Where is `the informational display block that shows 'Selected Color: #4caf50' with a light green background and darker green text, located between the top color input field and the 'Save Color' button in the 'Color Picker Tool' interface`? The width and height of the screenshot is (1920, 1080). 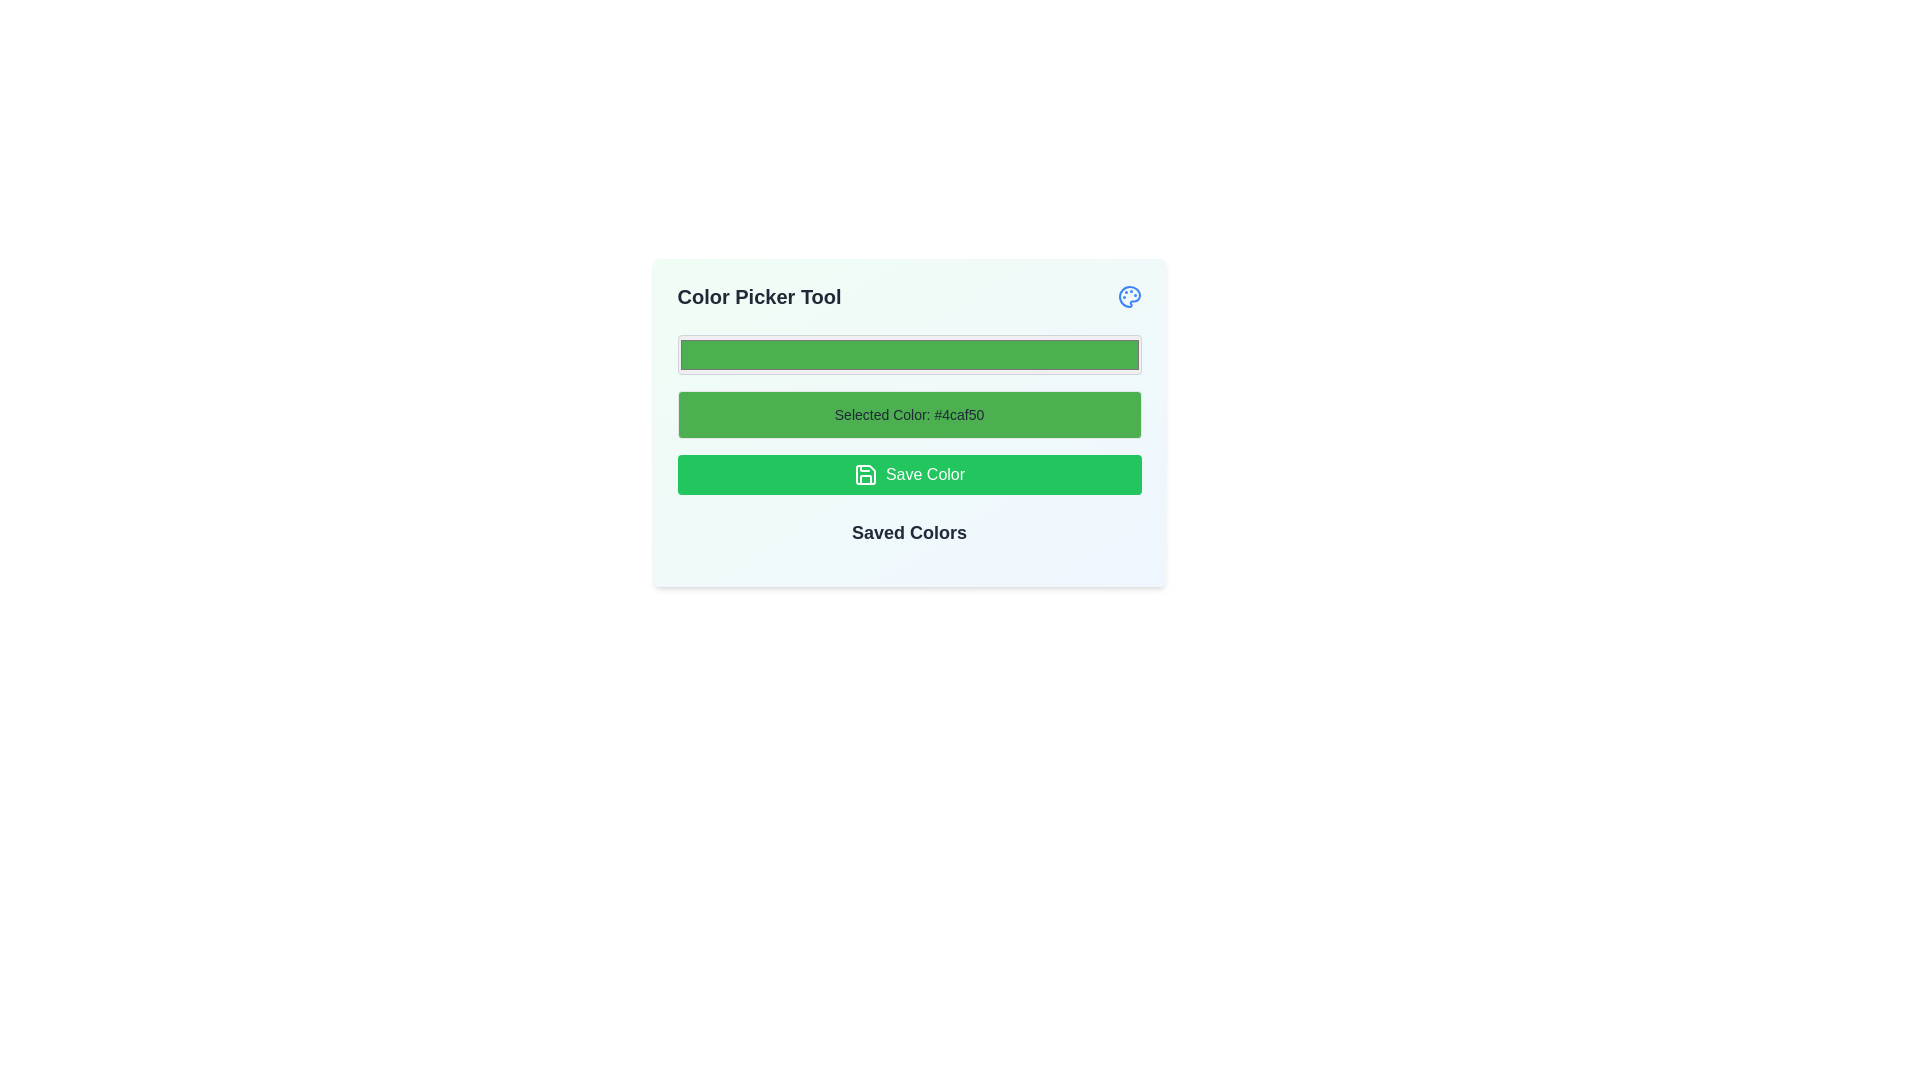
the informational display block that shows 'Selected Color: #4caf50' with a light green background and darker green text, located between the top color input field and the 'Save Color' button in the 'Color Picker Tool' interface is located at coordinates (908, 422).